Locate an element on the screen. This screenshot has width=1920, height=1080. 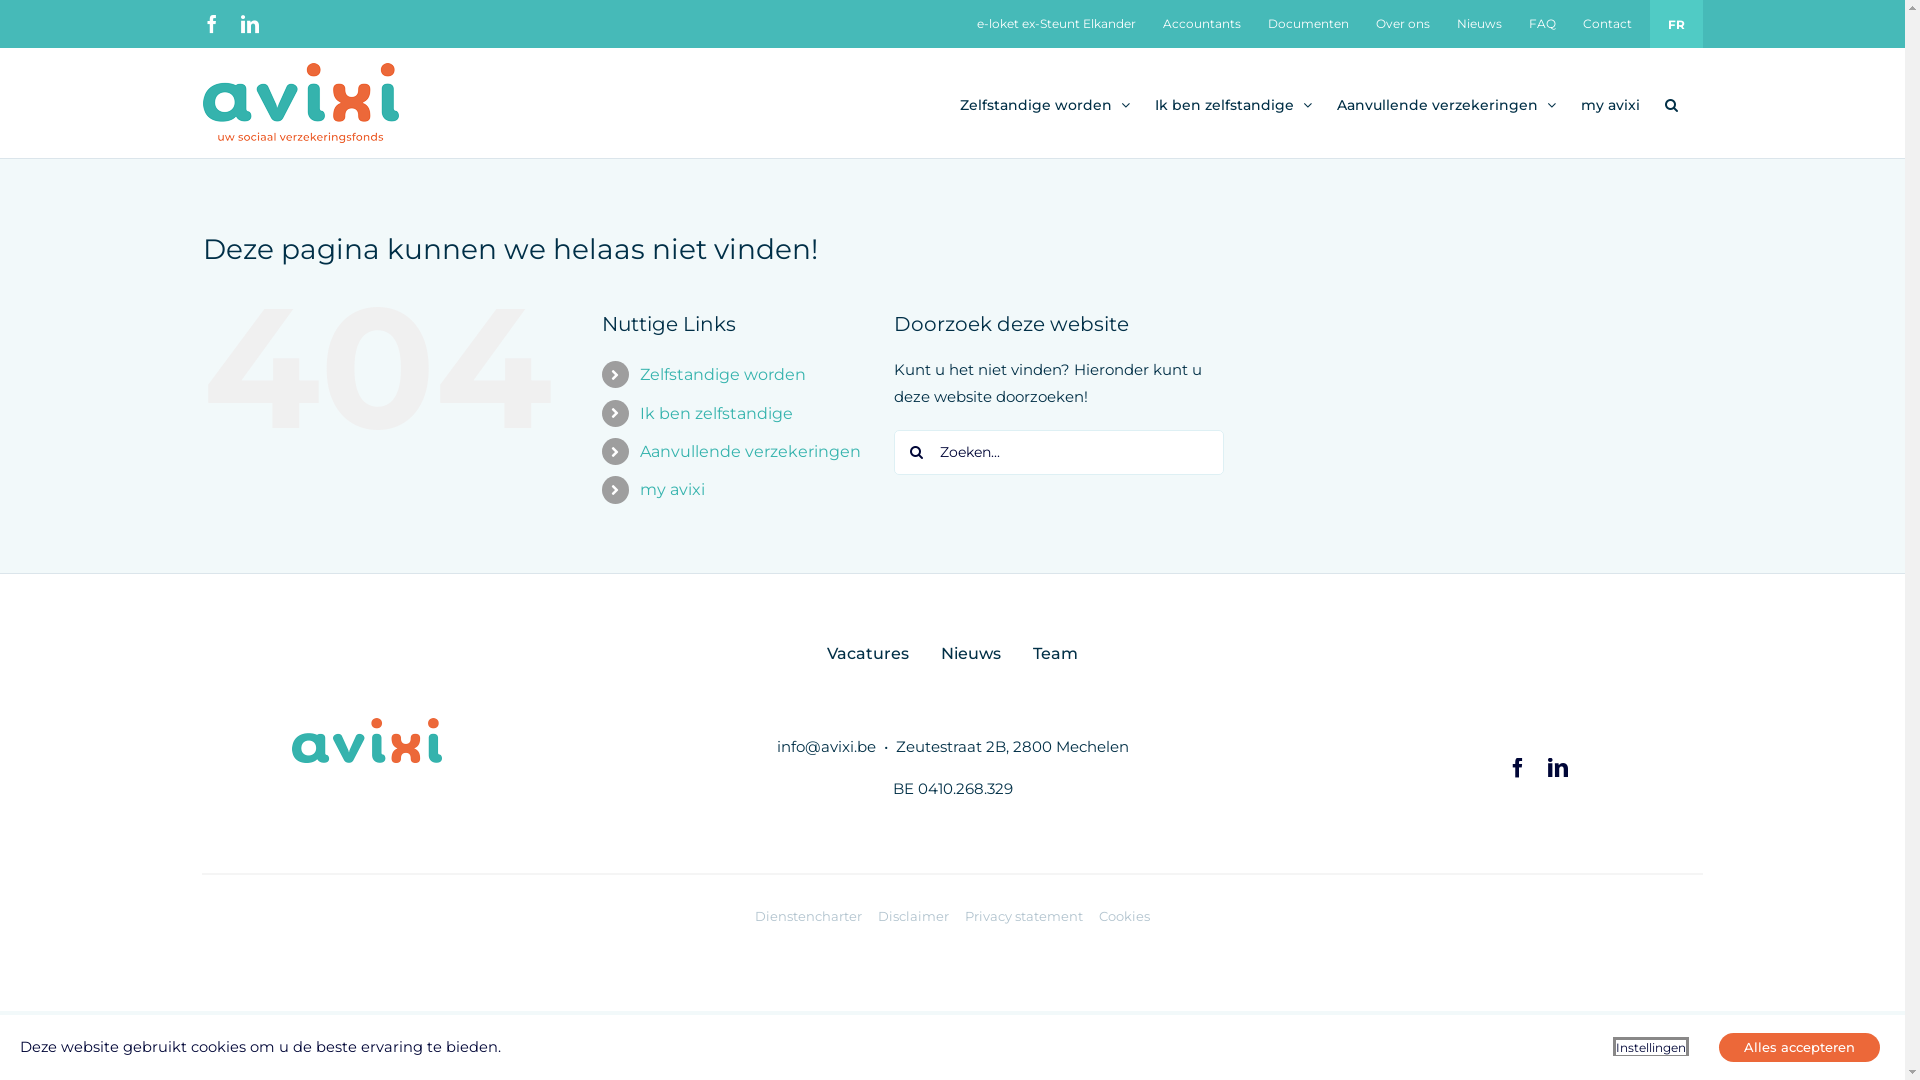
'Privacy statement' is located at coordinates (1023, 916).